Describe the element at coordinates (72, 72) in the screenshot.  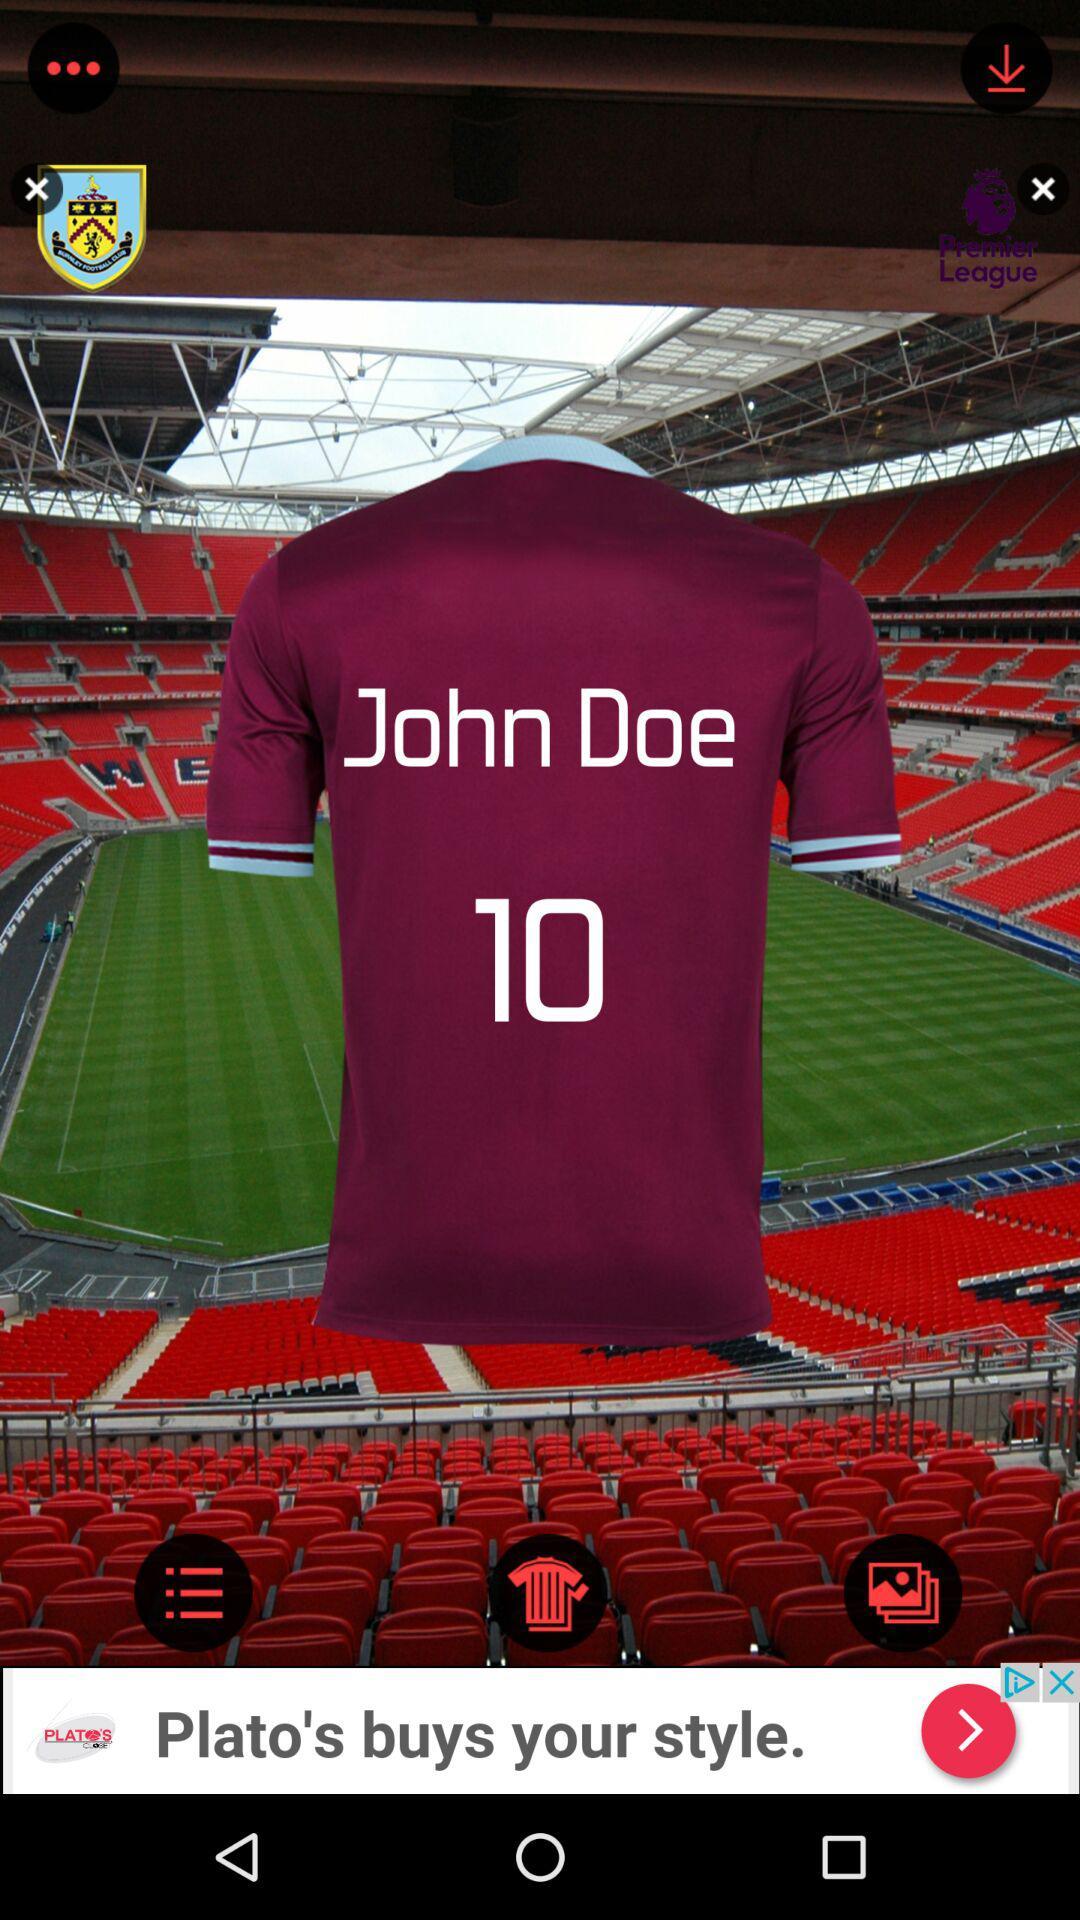
I see `the more icon` at that location.